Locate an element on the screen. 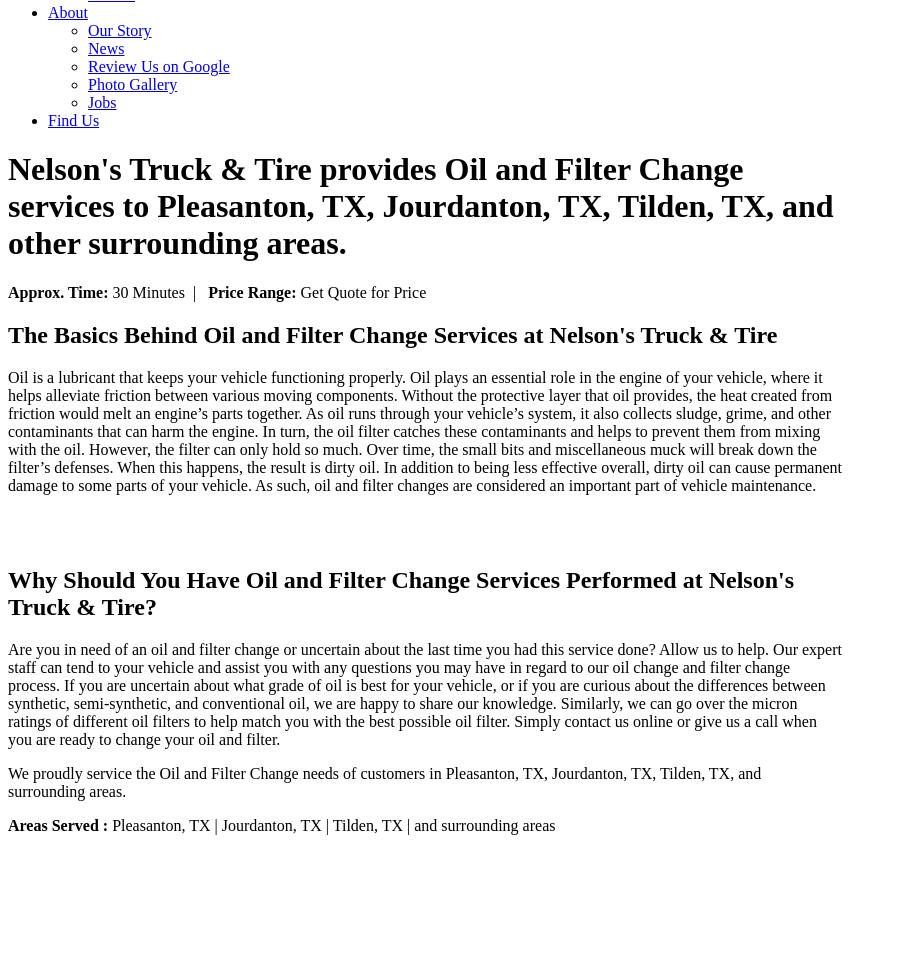 The image size is (908, 971). 'Jobs' is located at coordinates (100, 101).